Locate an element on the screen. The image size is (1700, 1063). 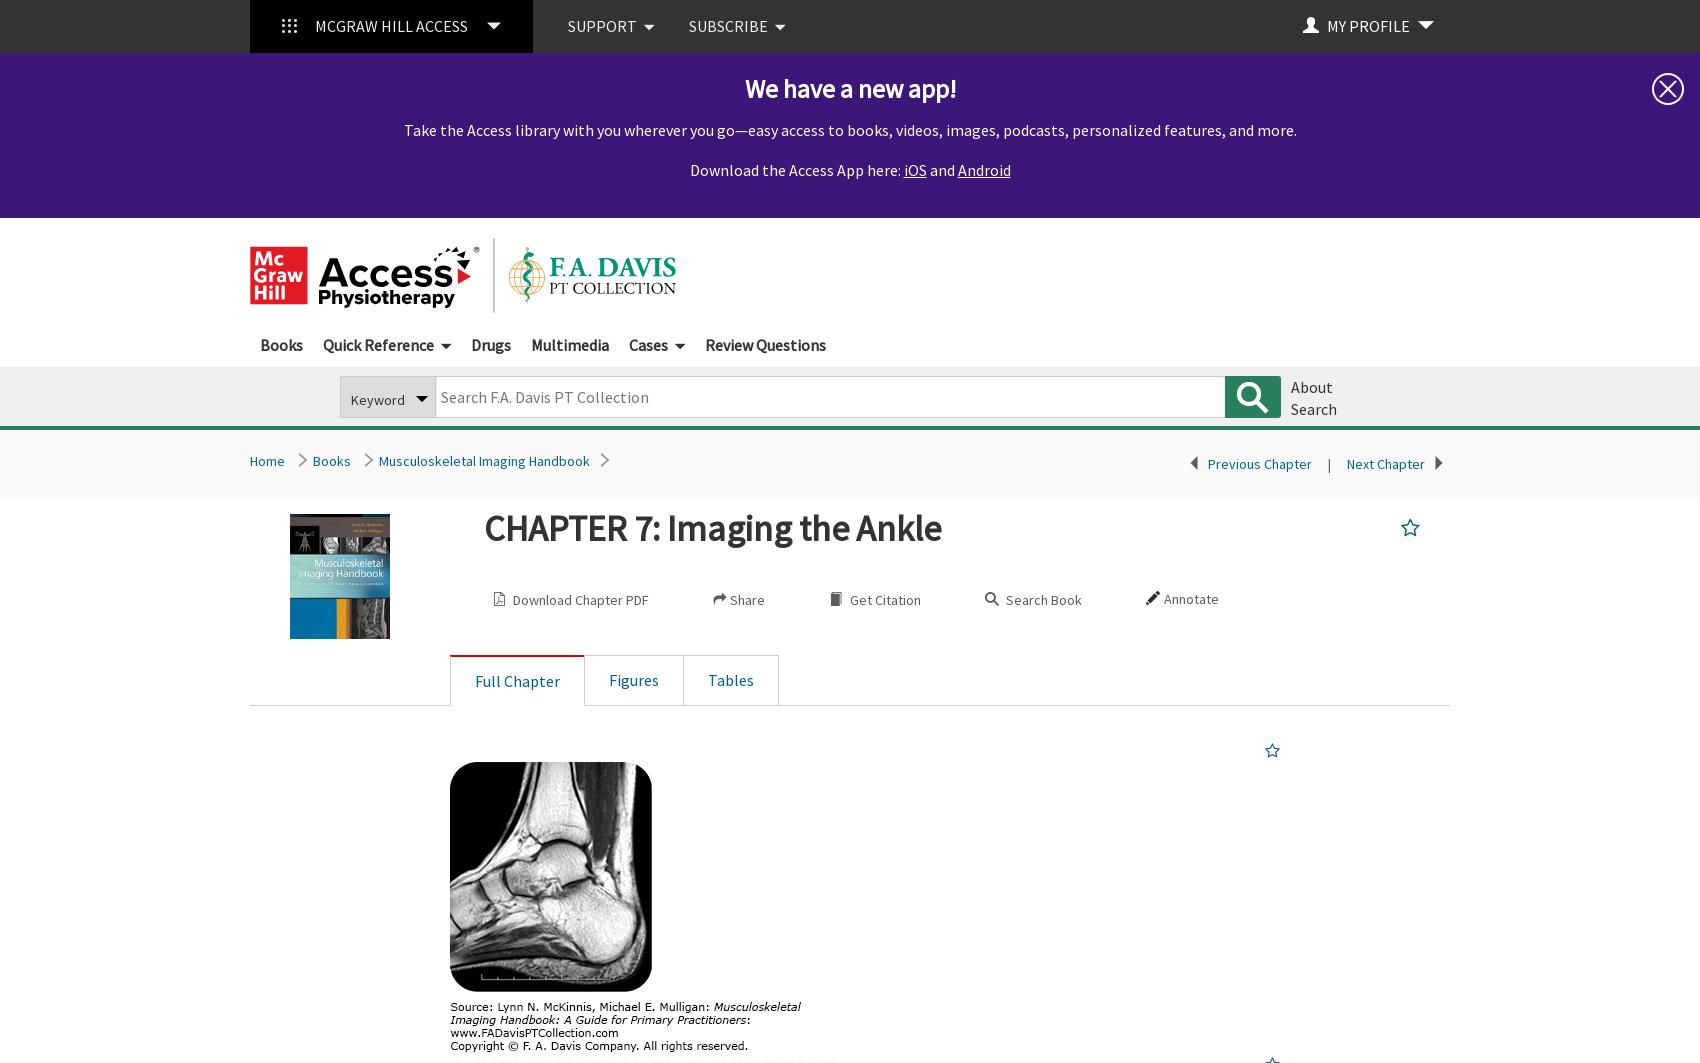
'Android' is located at coordinates (982, 169).